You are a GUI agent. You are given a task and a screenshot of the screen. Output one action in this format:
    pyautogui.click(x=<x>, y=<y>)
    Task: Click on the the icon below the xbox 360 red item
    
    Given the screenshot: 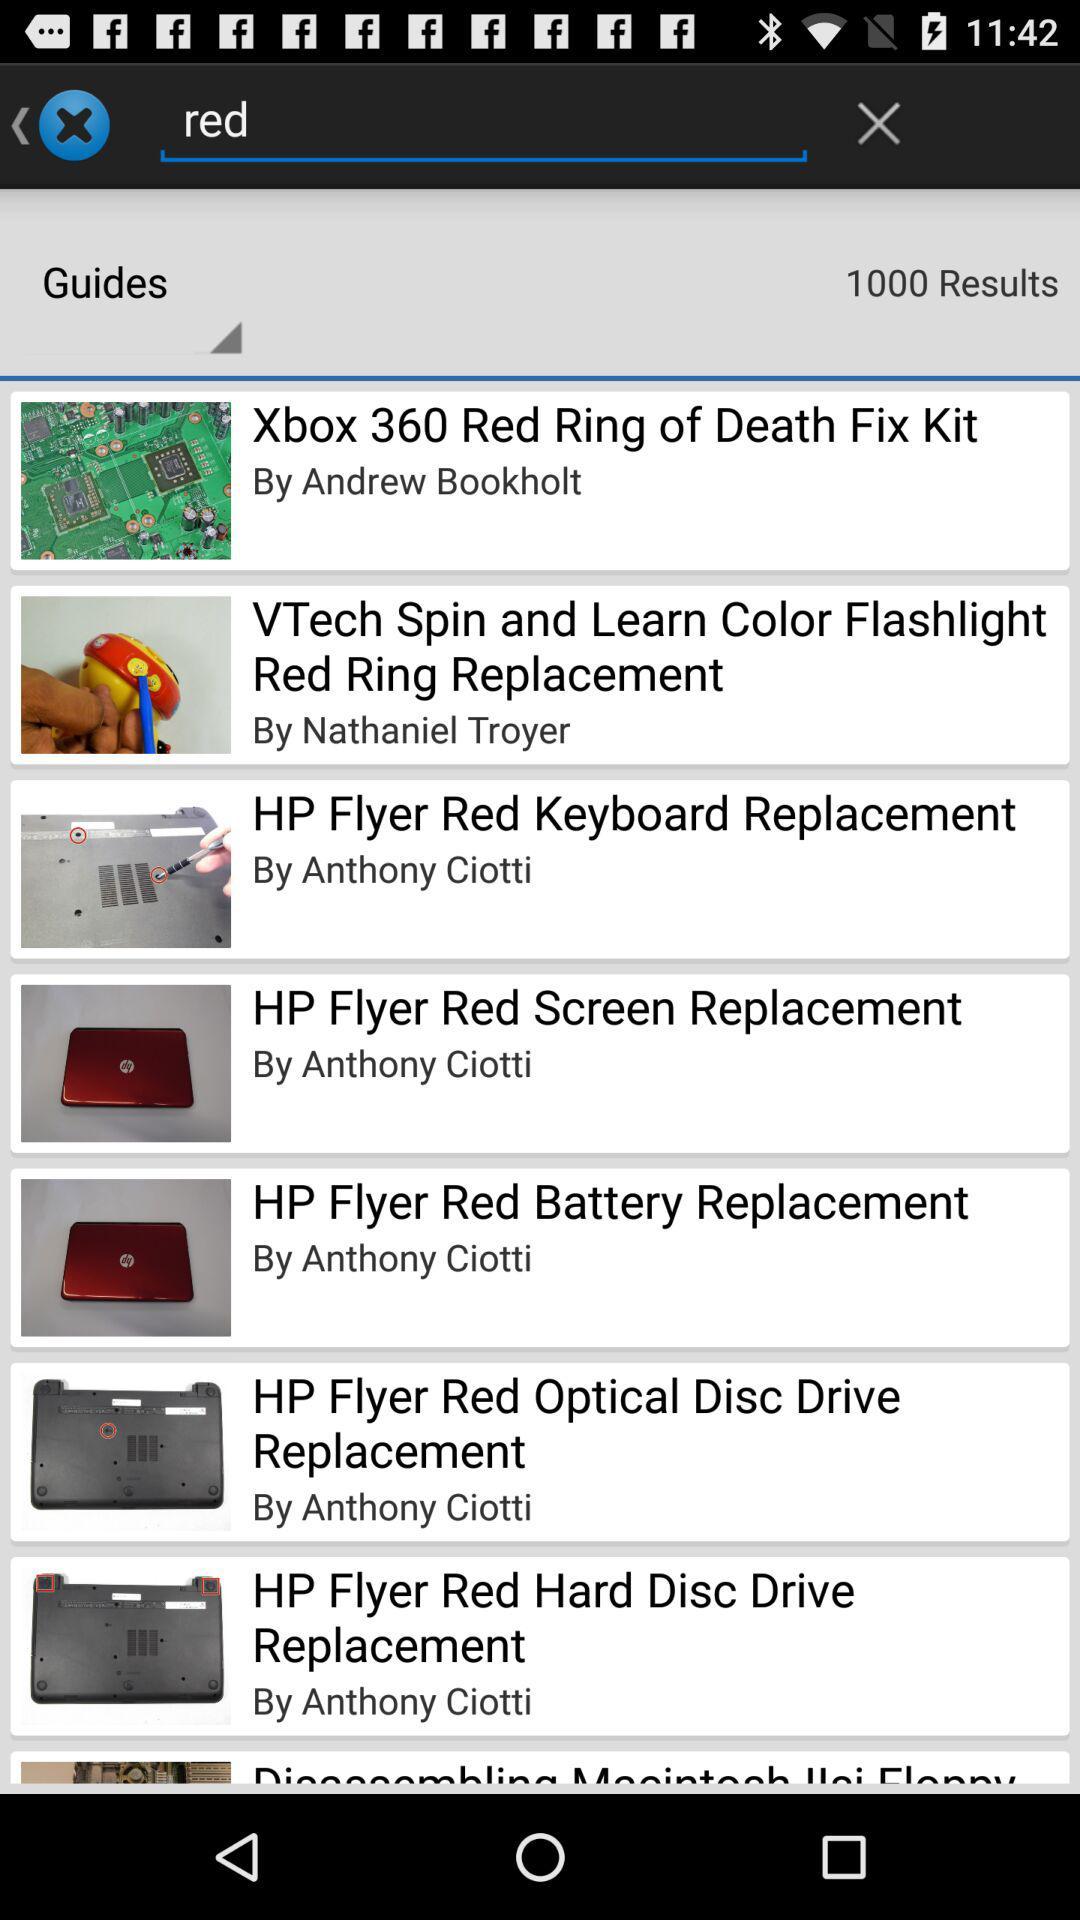 What is the action you would take?
    pyautogui.click(x=415, y=480)
    